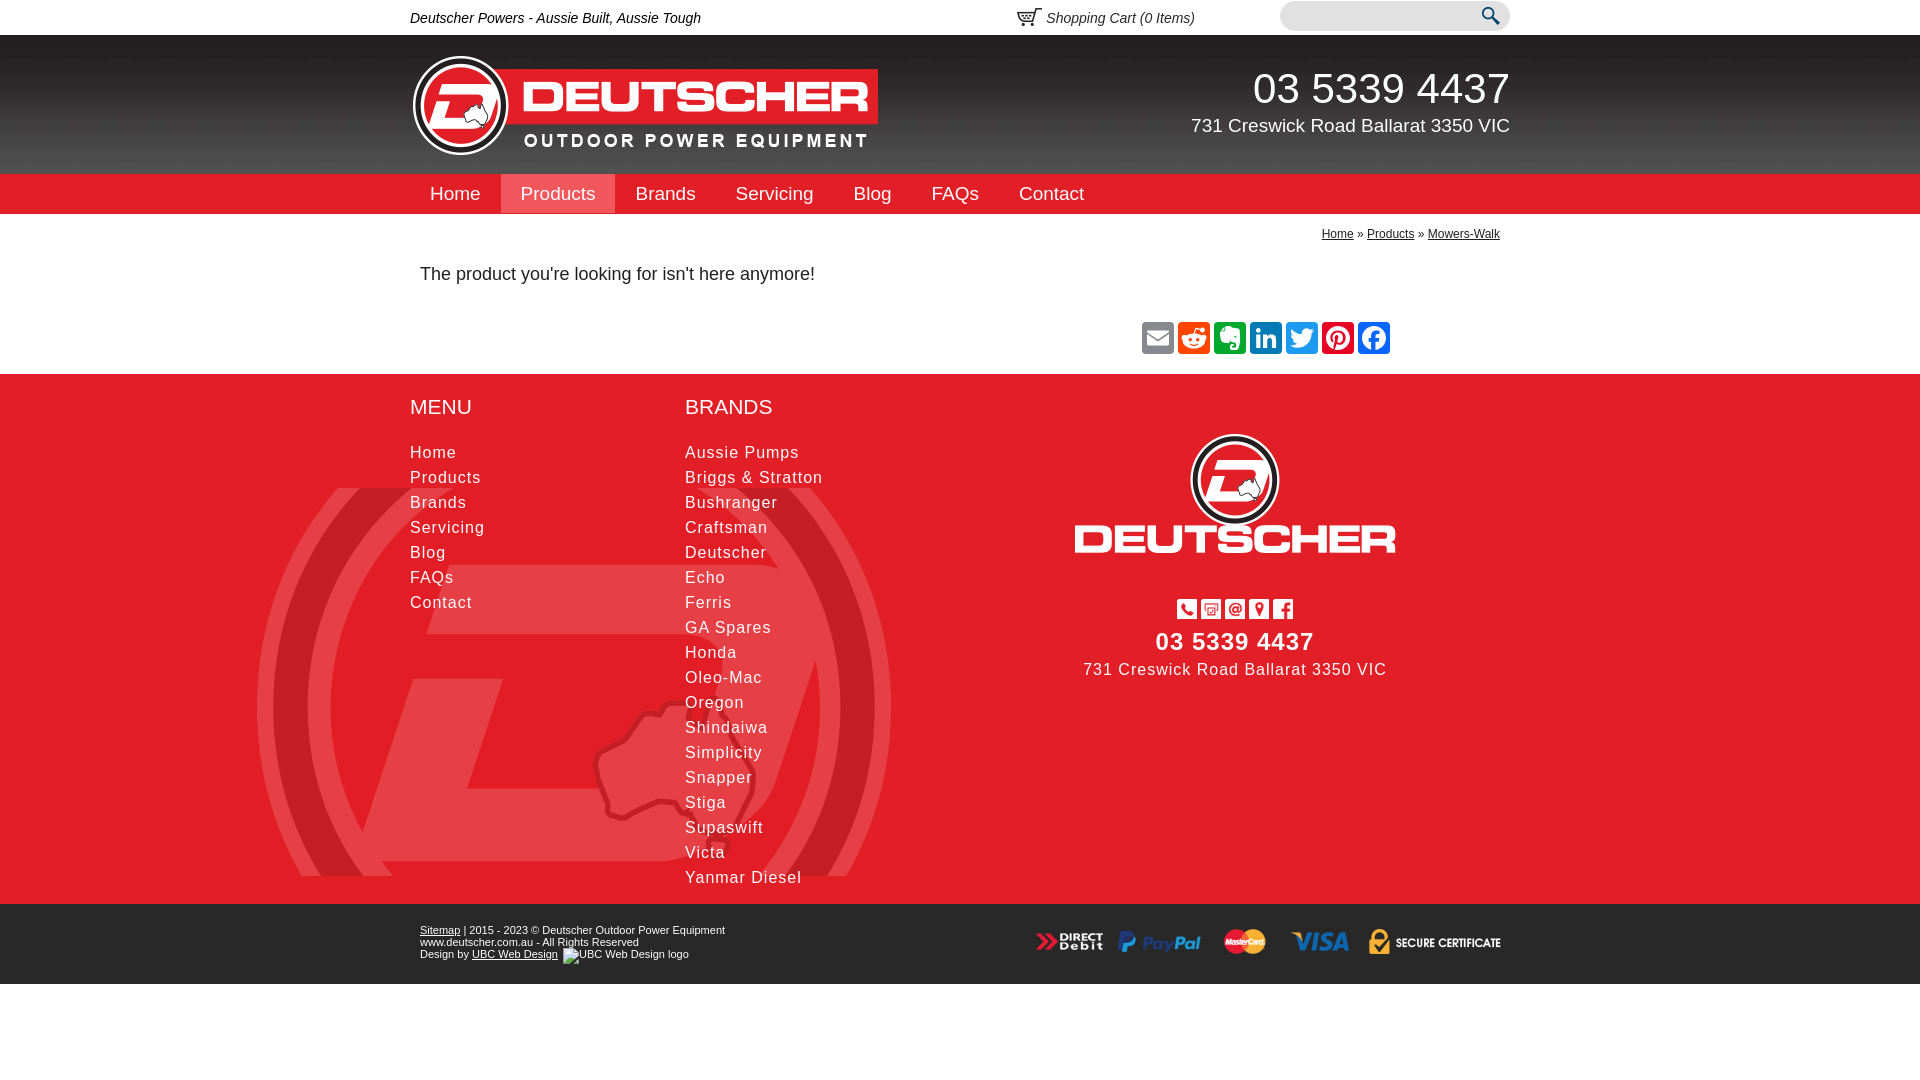  Describe the element at coordinates (685, 876) in the screenshot. I see `'Yanmar Diesel'` at that location.